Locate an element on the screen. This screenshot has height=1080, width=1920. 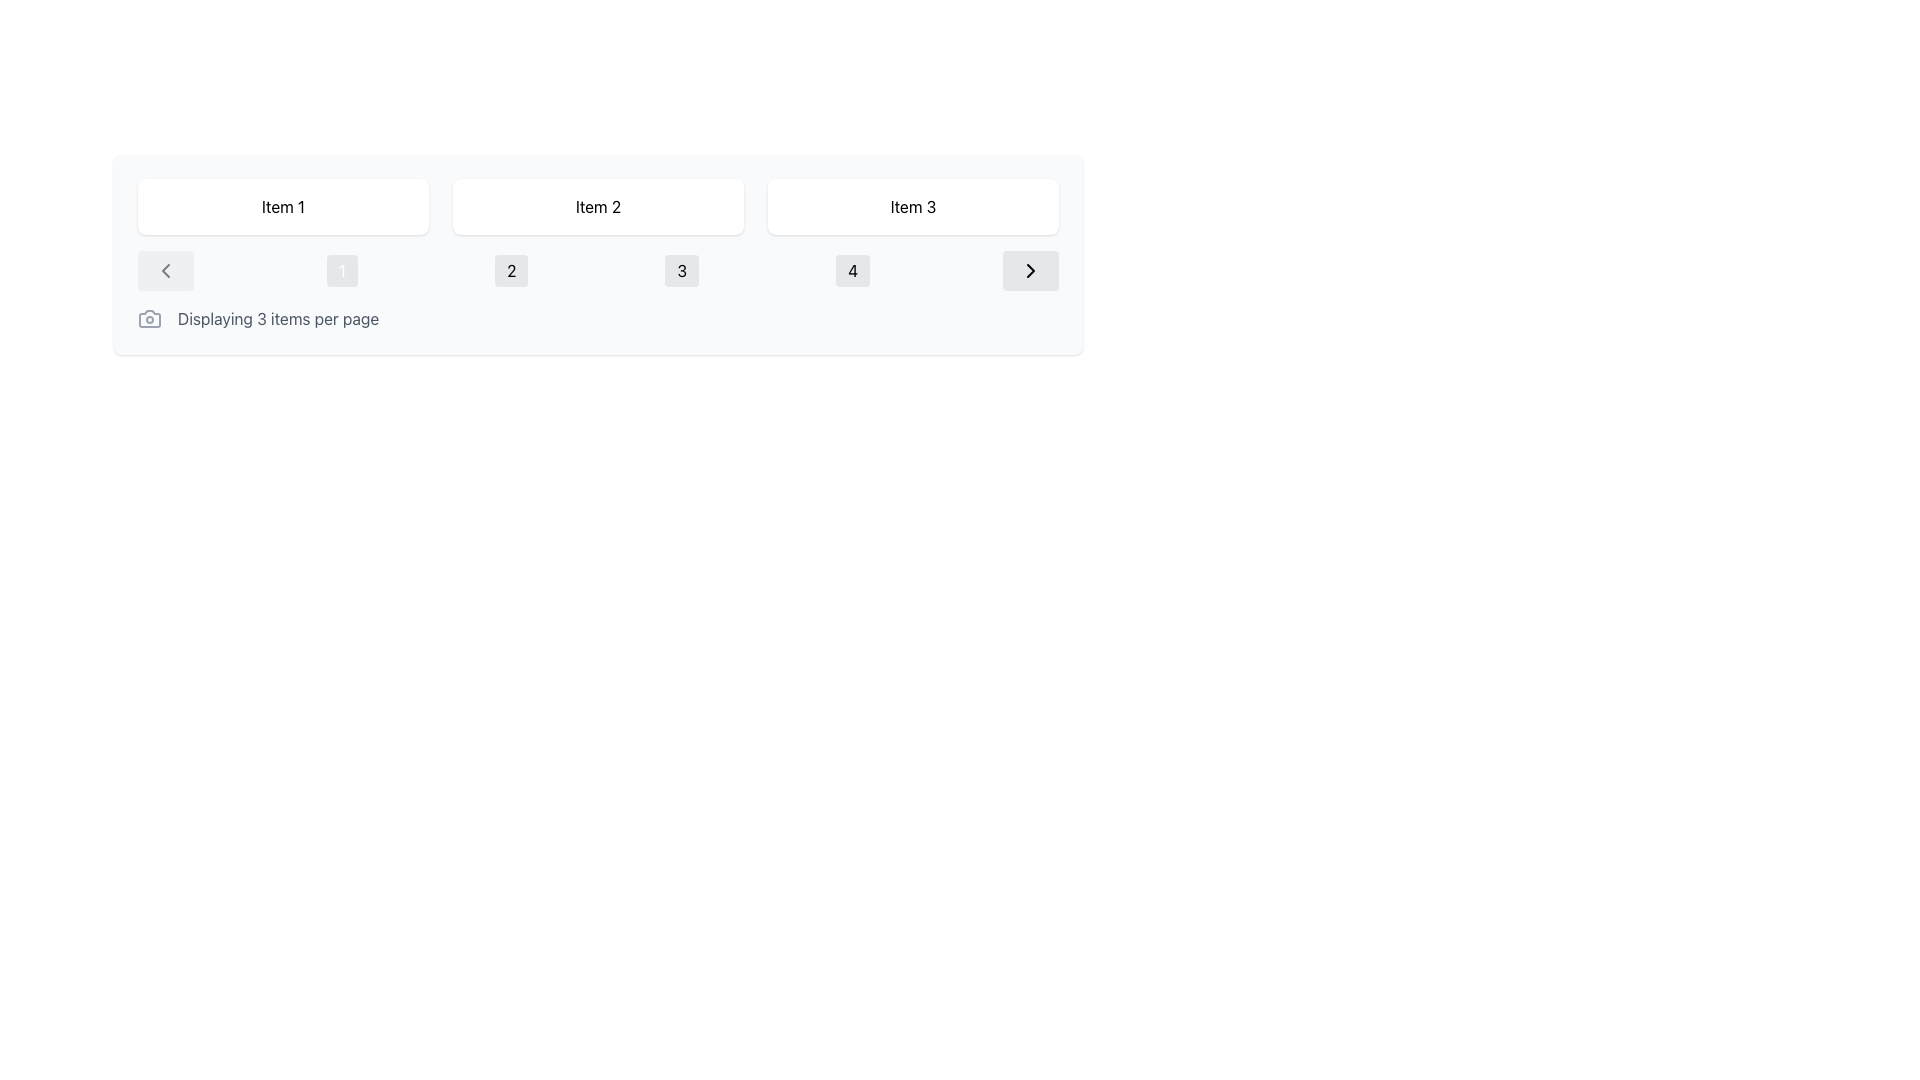
the pagination button displaying the number '3', which is styled as a rounded rectangle with a light gray background is located at coordinates (682, 270).